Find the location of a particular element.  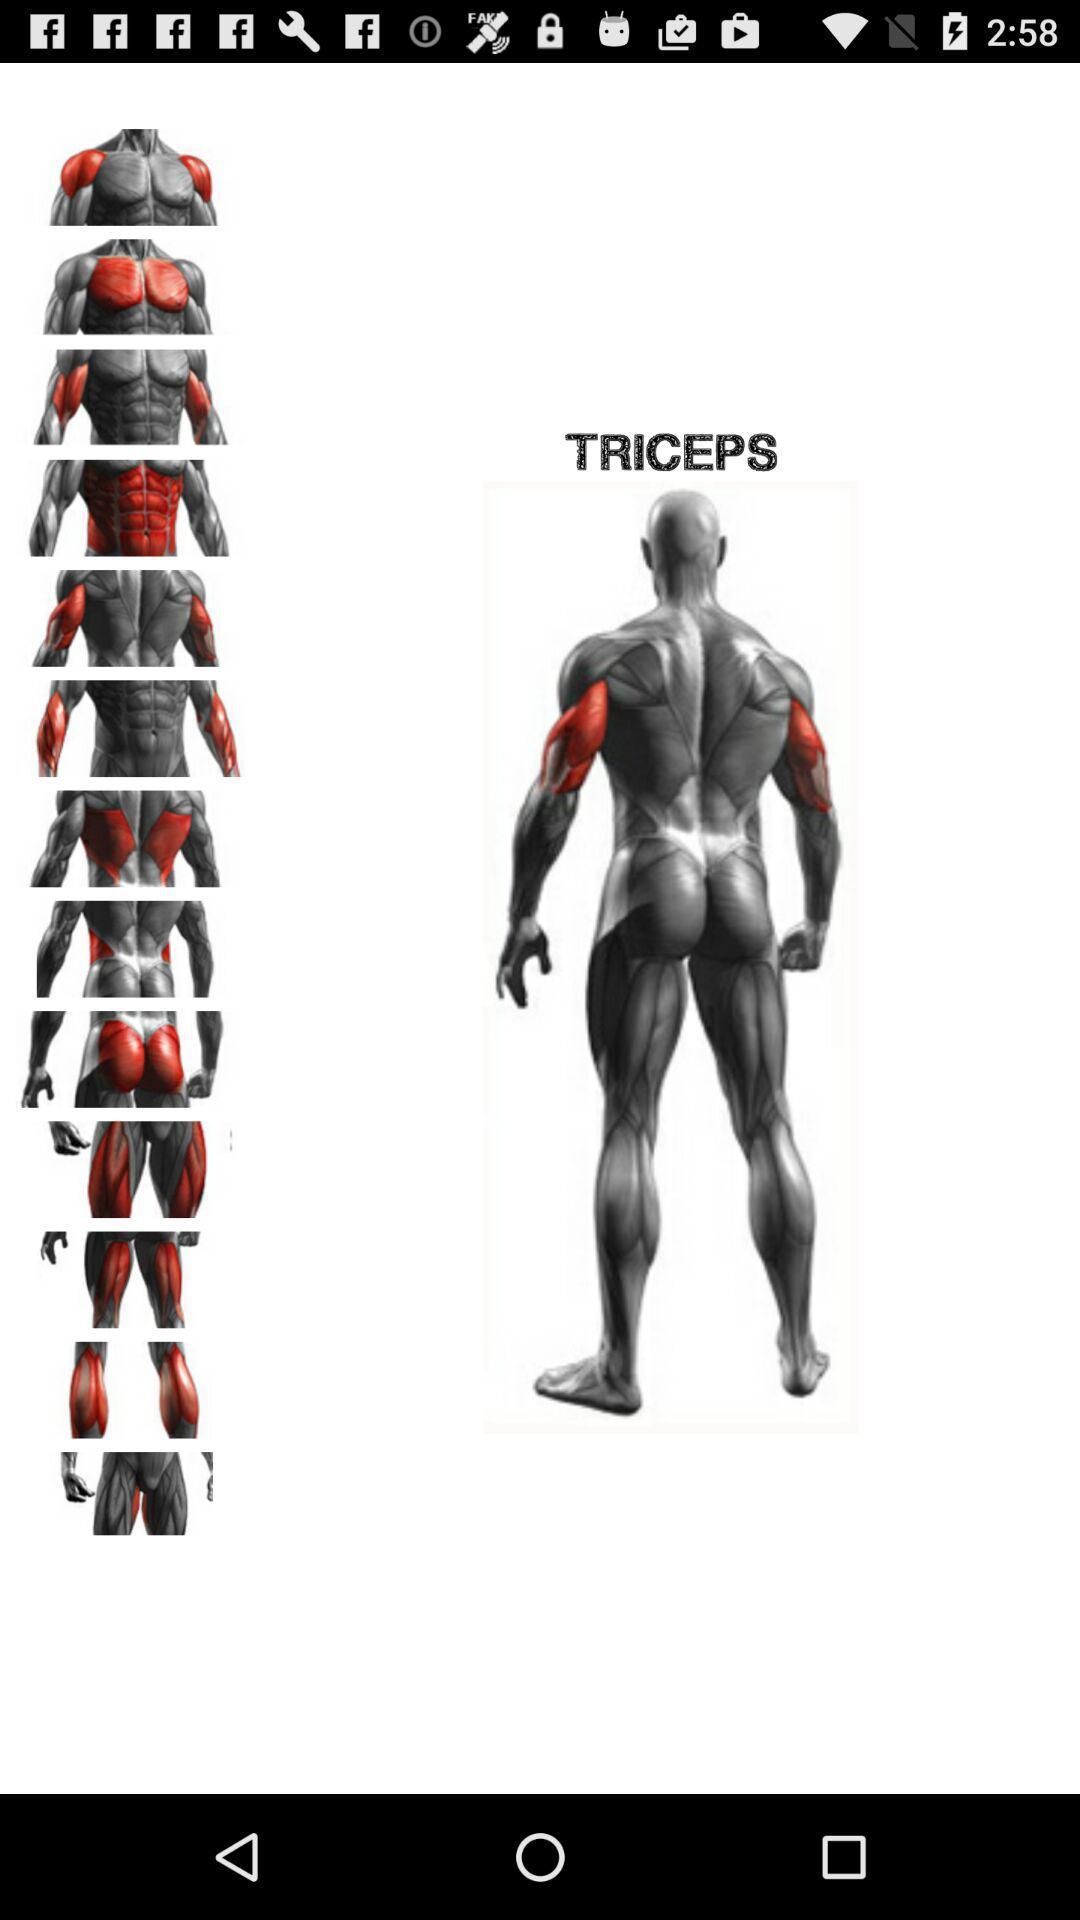

change photo is located at coordinates (131, 1162).